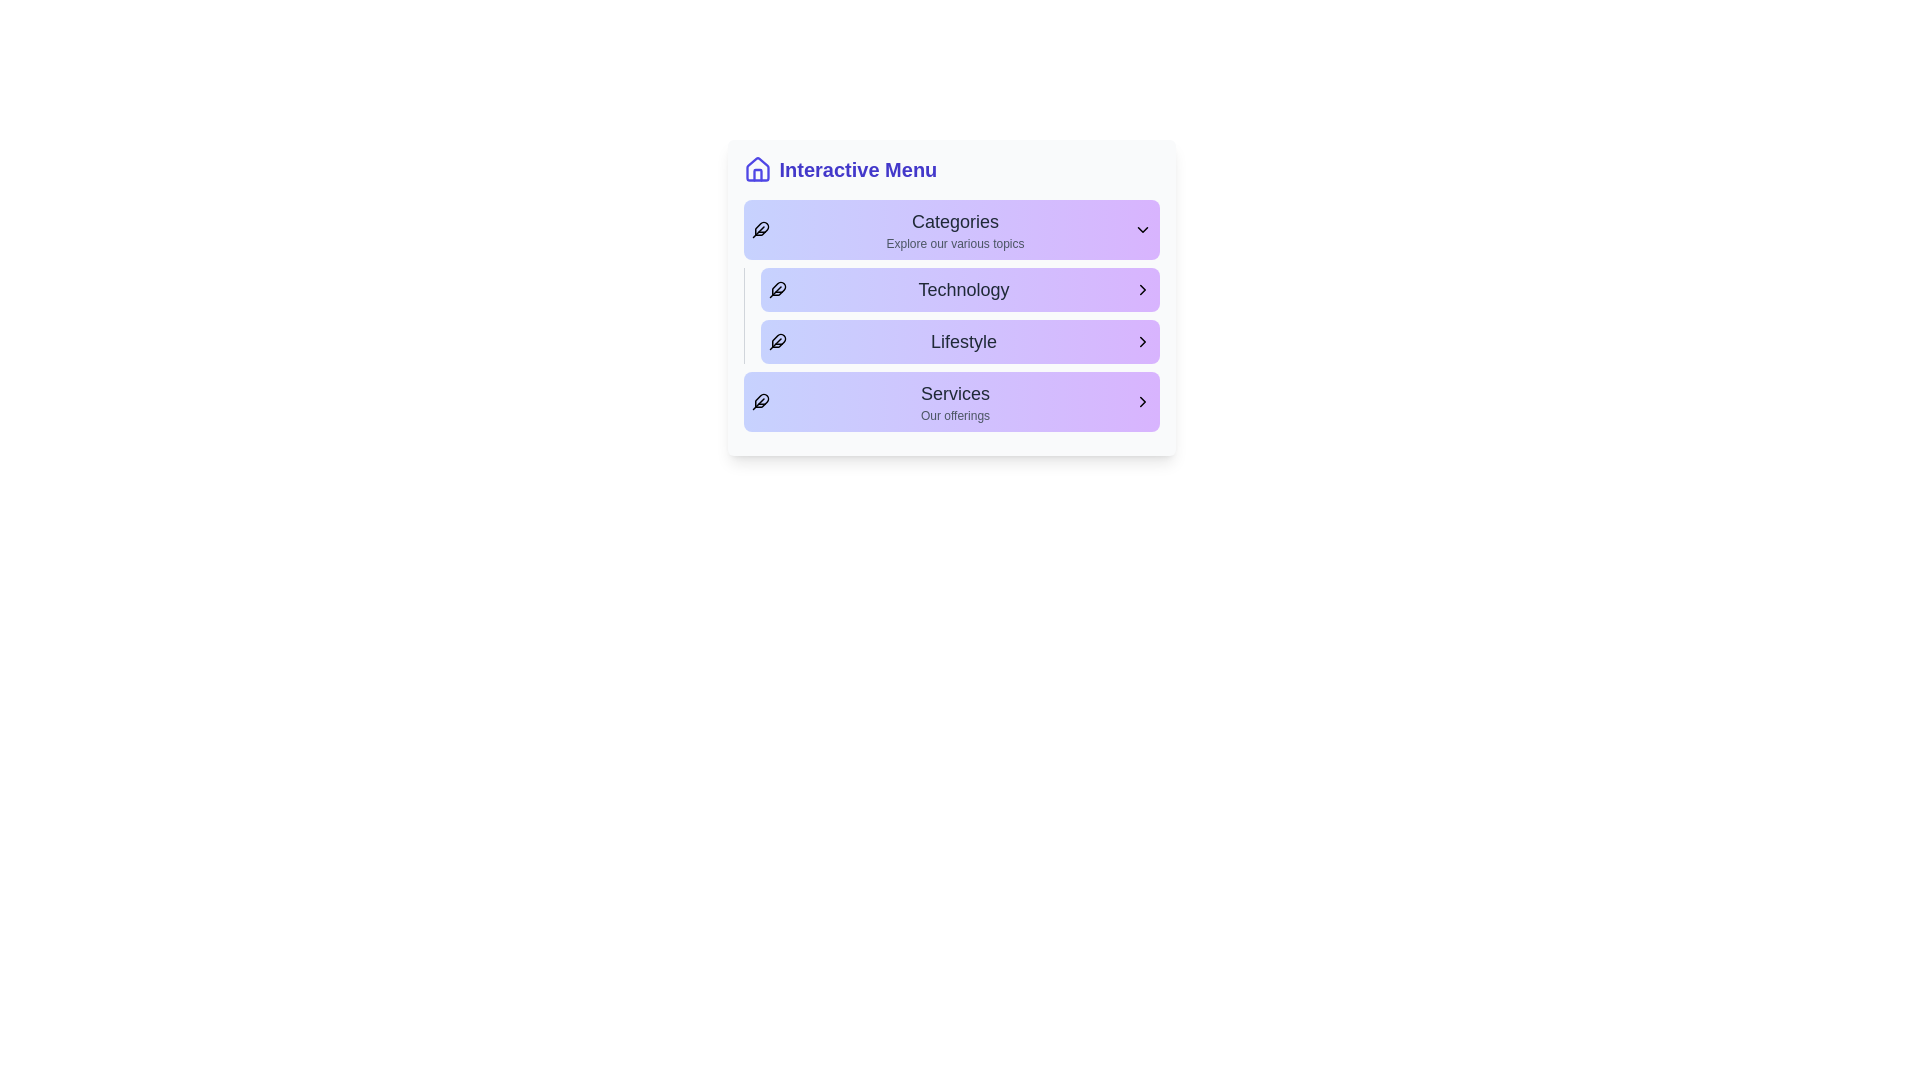 The height and width of the screenshot is (1080, 1920). What do you see at coordinates (777, 288) in the screenshot?
I see `the decorative icon positioned to the left of the 'Technology' text in the second row of the vertical list menu` at bounding box center [777, 288].